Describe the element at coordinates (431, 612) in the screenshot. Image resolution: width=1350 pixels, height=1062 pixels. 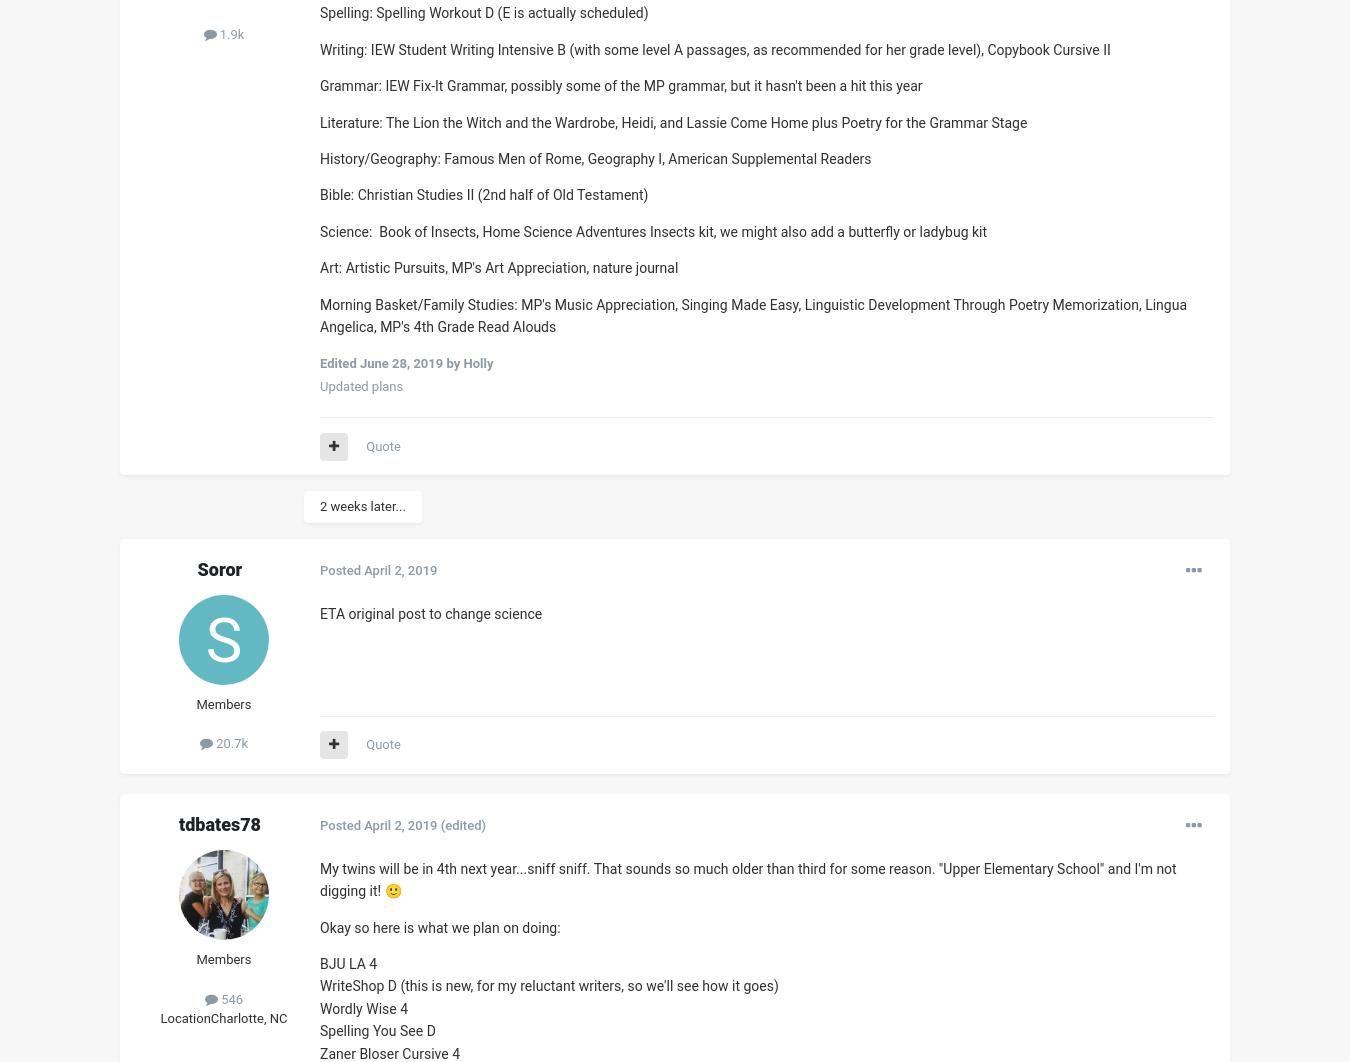
I see `'ETA original post to change science'` at that location.